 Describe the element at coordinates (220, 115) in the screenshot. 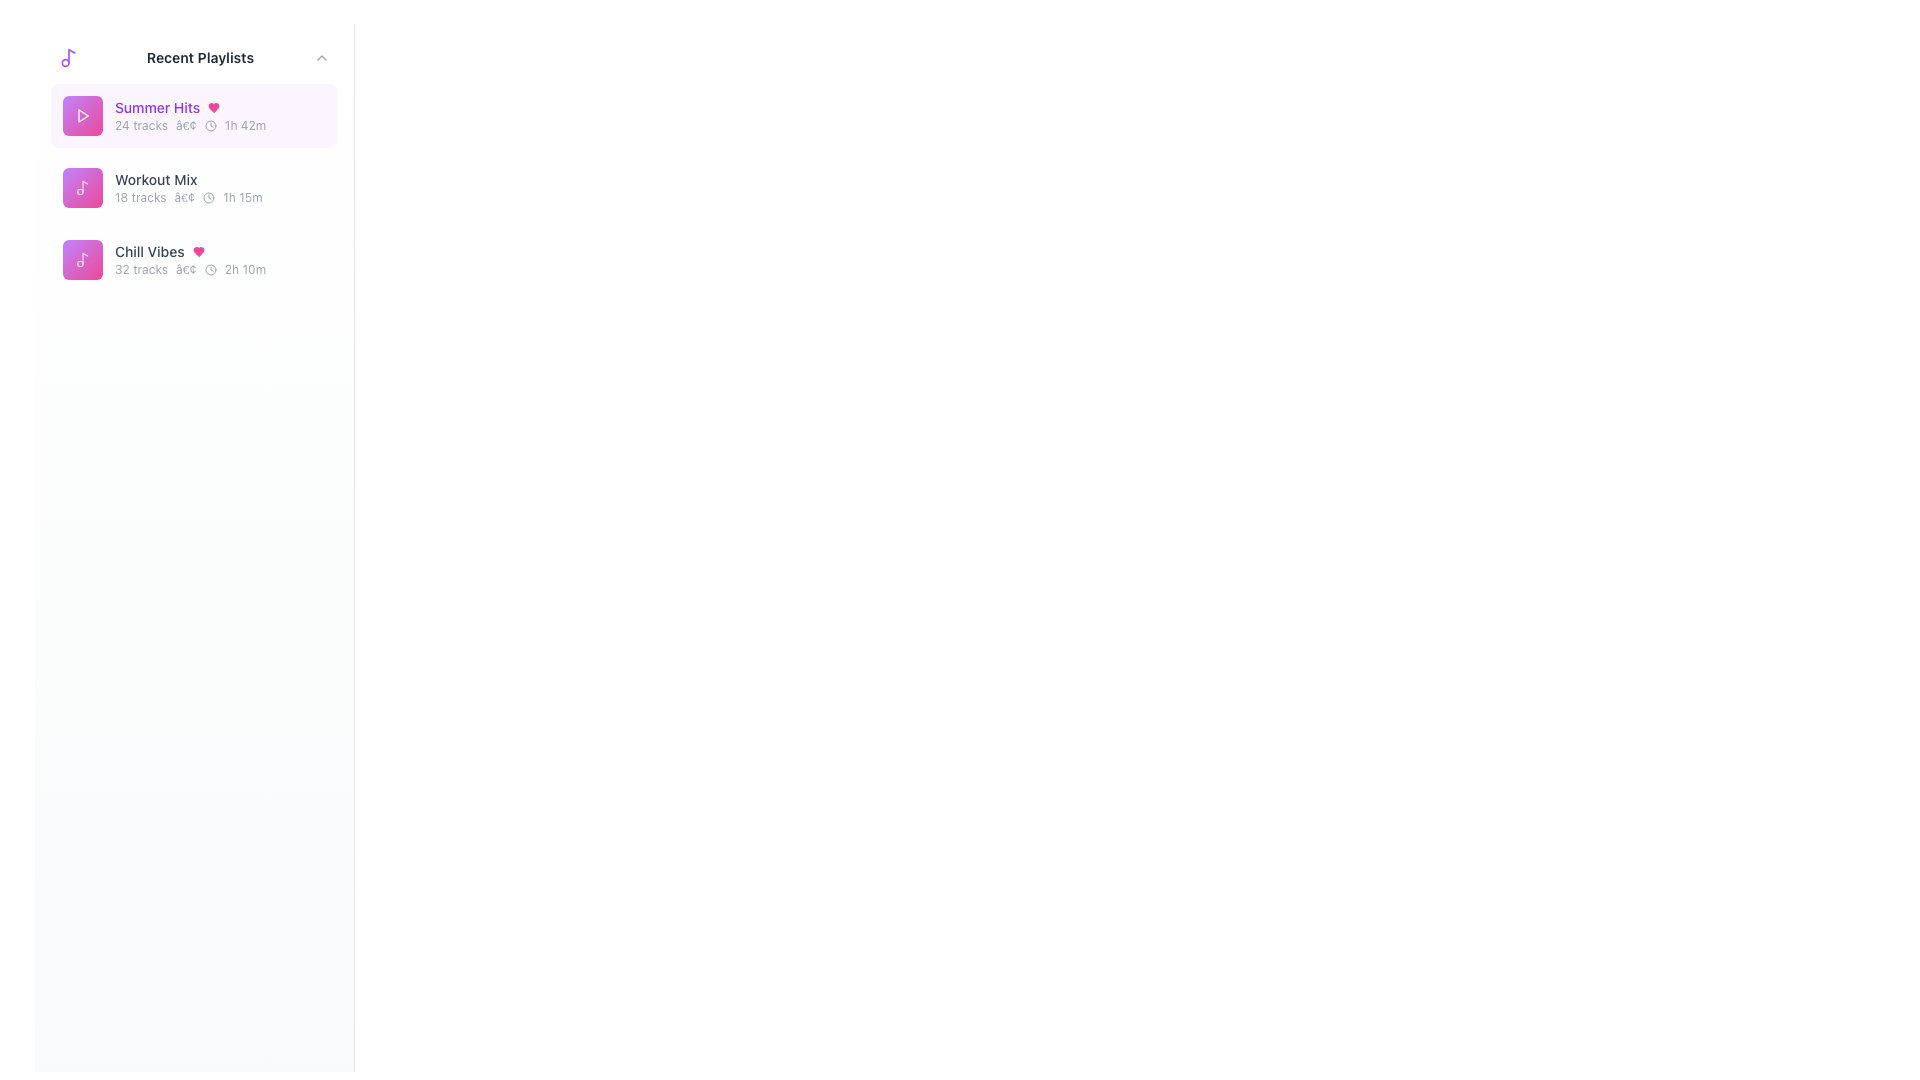

I see `the Text label with metadata that displays the playlist summary titled 'Summer Hits', including track count and duration, located as the first entry in the recent playlists list` at that location.